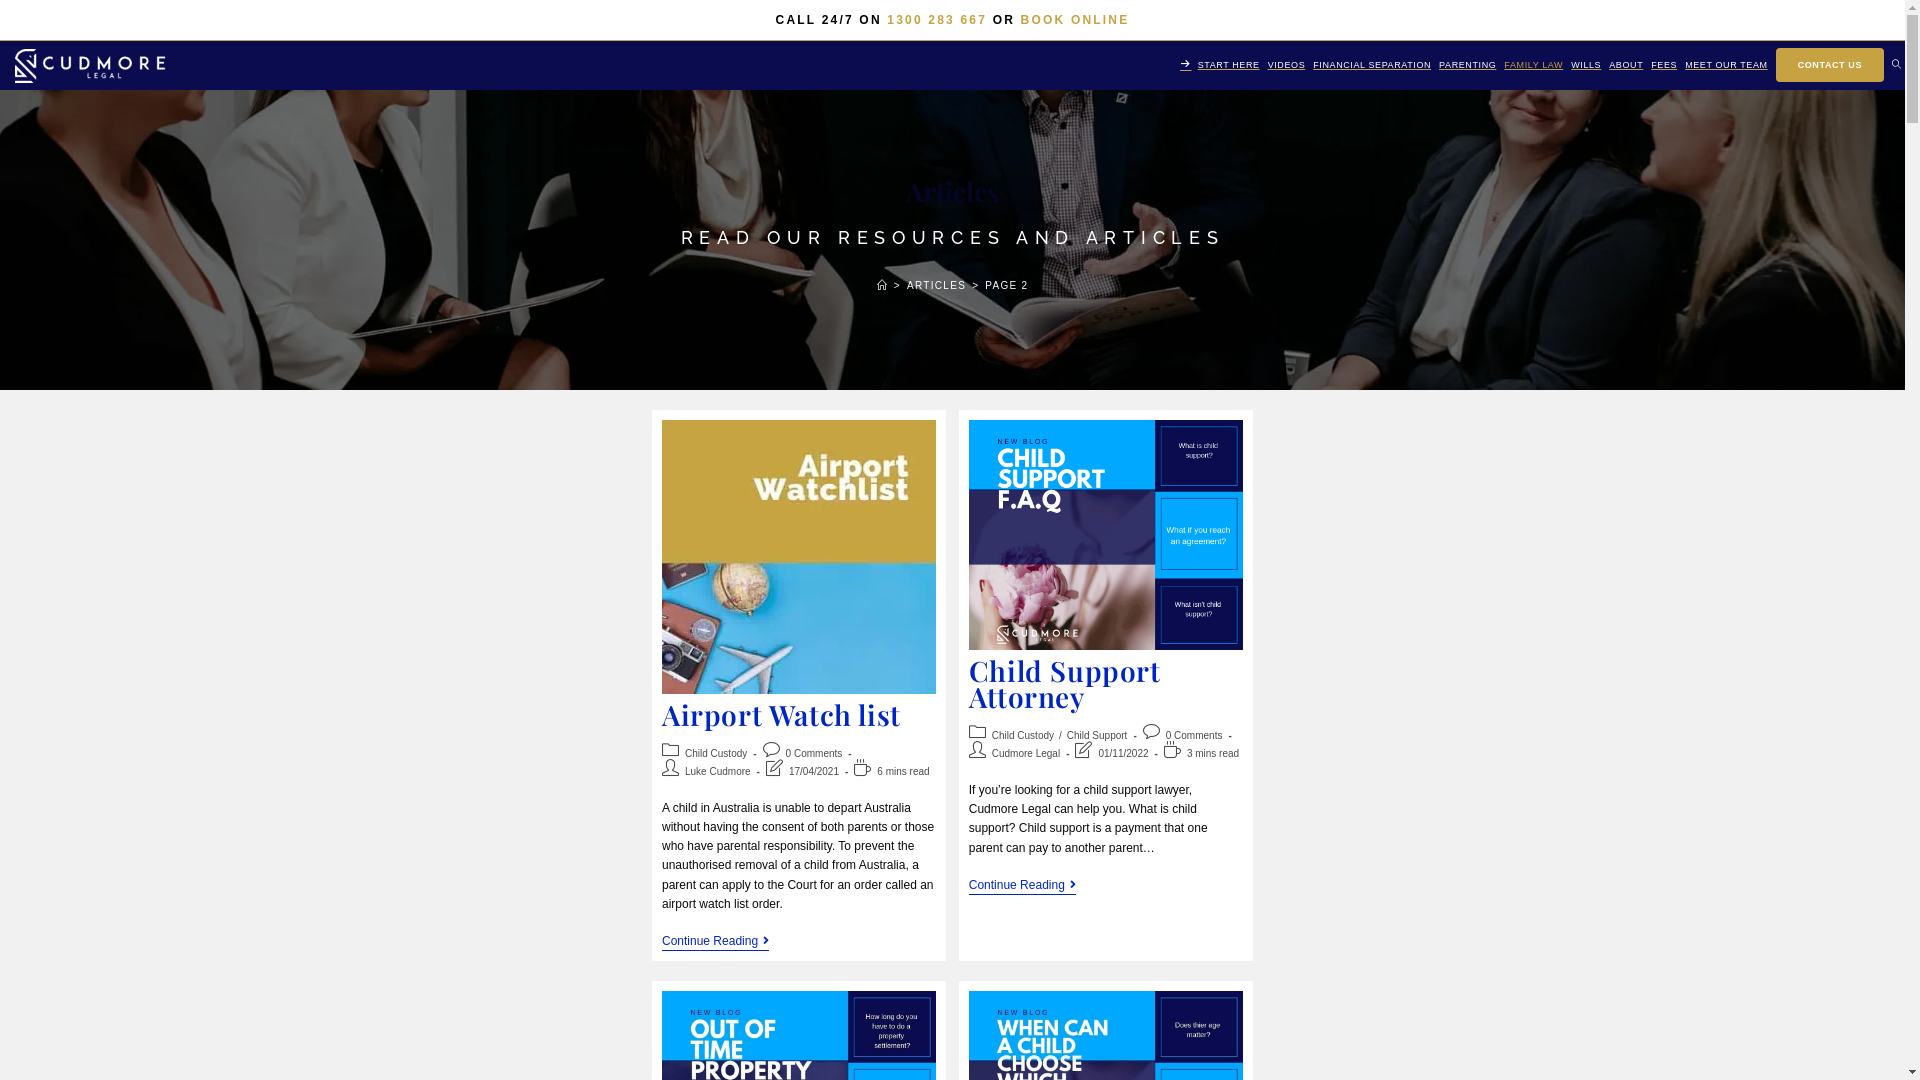 This screenshot has width=1920, height=1080. What do you see at coordinates (906, 285) in the screenshot?
I see `'ARTICLES'` at bounding box center [906, 285].